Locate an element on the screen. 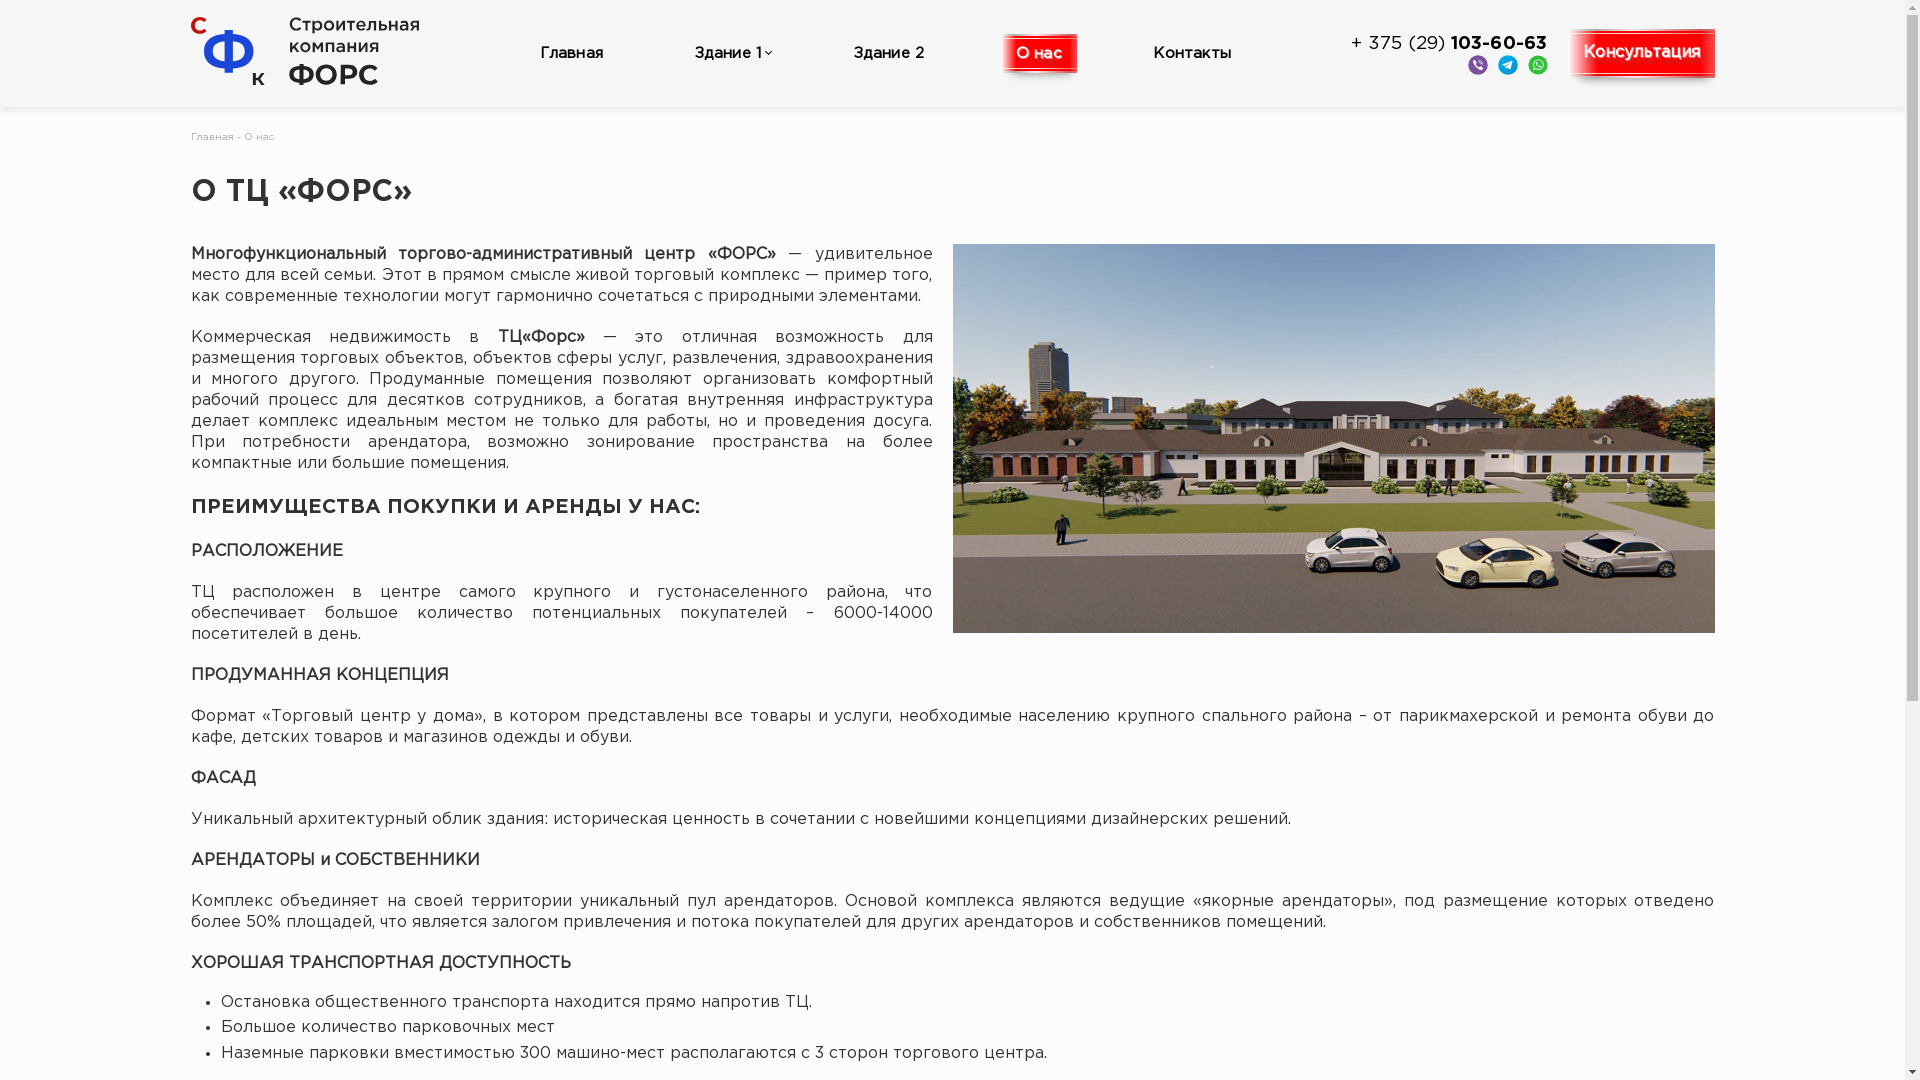 The height and width of the screenshot is (1080, 1920). '+ 375 (29) 103-60-63' is located at coordinates (1449, 43).